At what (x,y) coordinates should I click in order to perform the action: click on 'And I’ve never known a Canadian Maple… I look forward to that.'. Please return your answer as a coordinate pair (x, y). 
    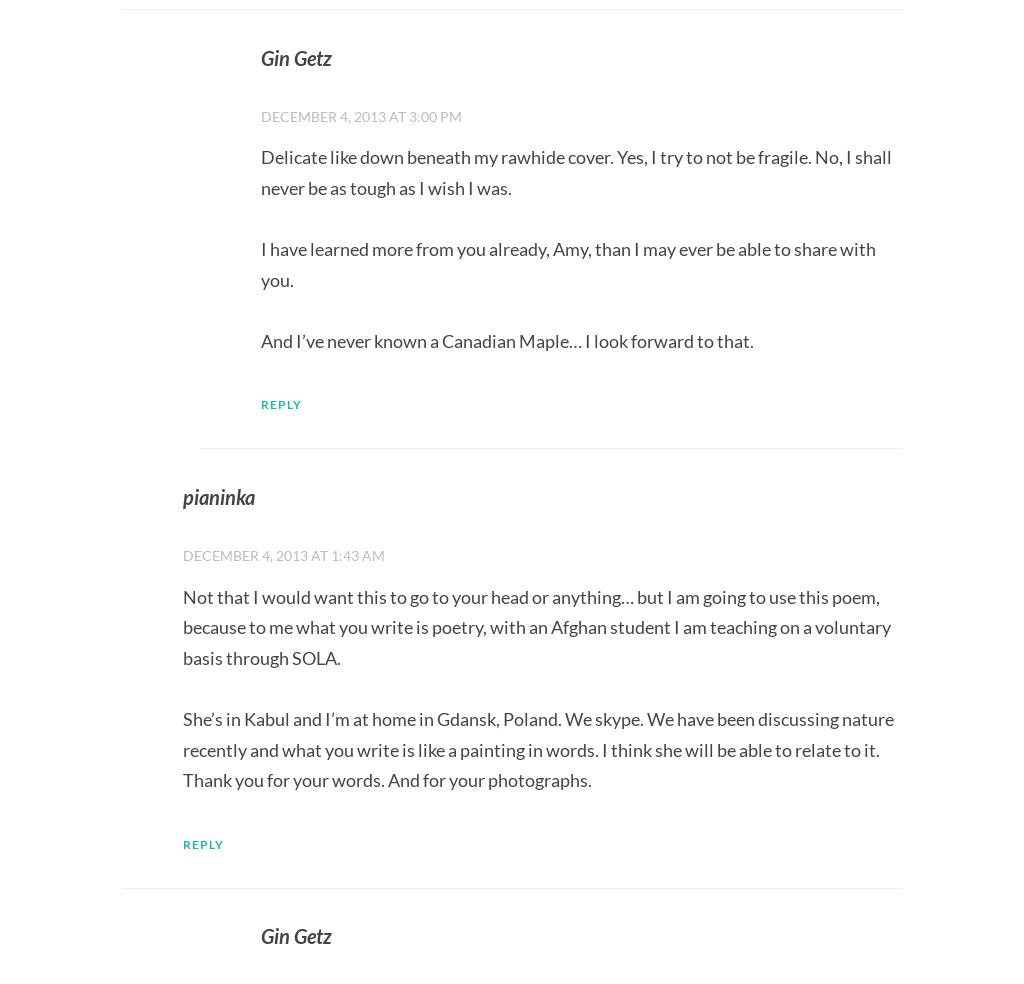
    Looking at the image, I should click on (506, 339).